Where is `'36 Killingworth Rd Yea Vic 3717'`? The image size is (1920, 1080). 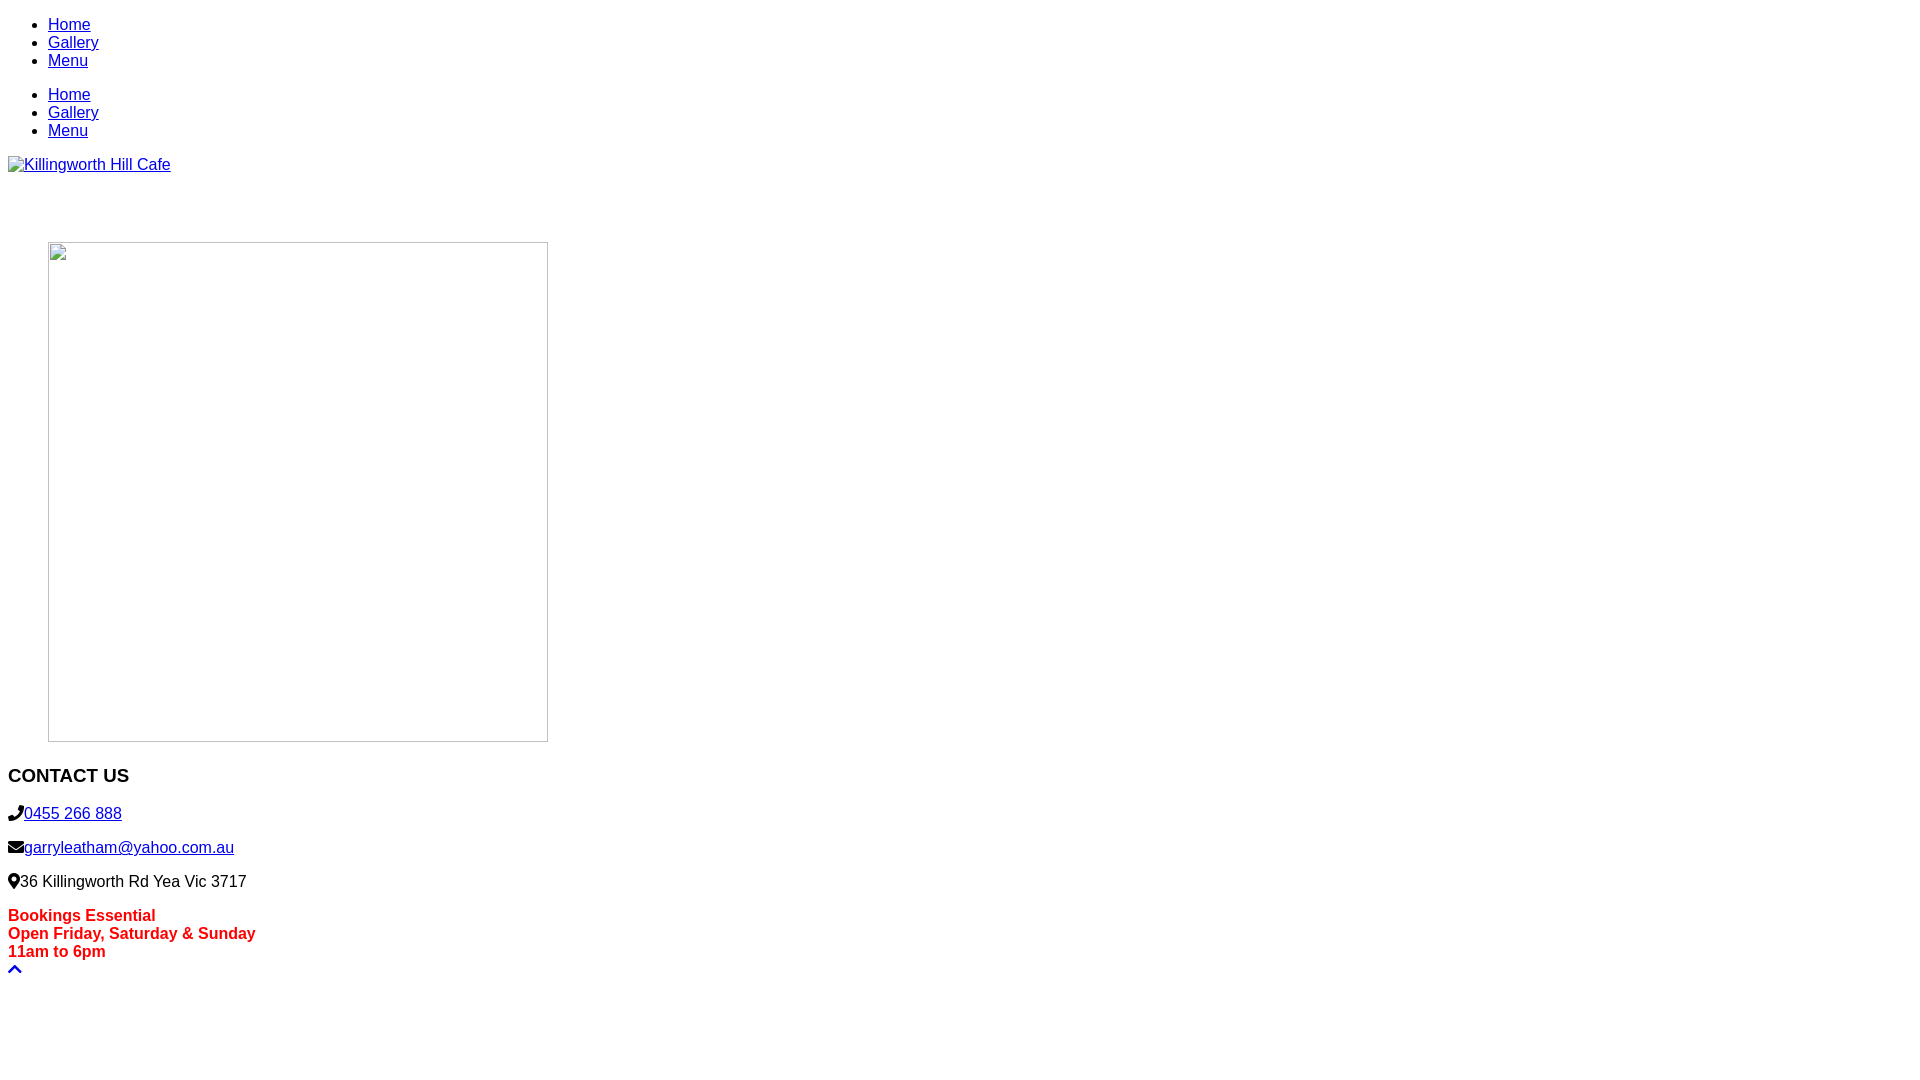 '36 Killingworth Rd Yea Vic 3717' is located at coordinates (19, 880).